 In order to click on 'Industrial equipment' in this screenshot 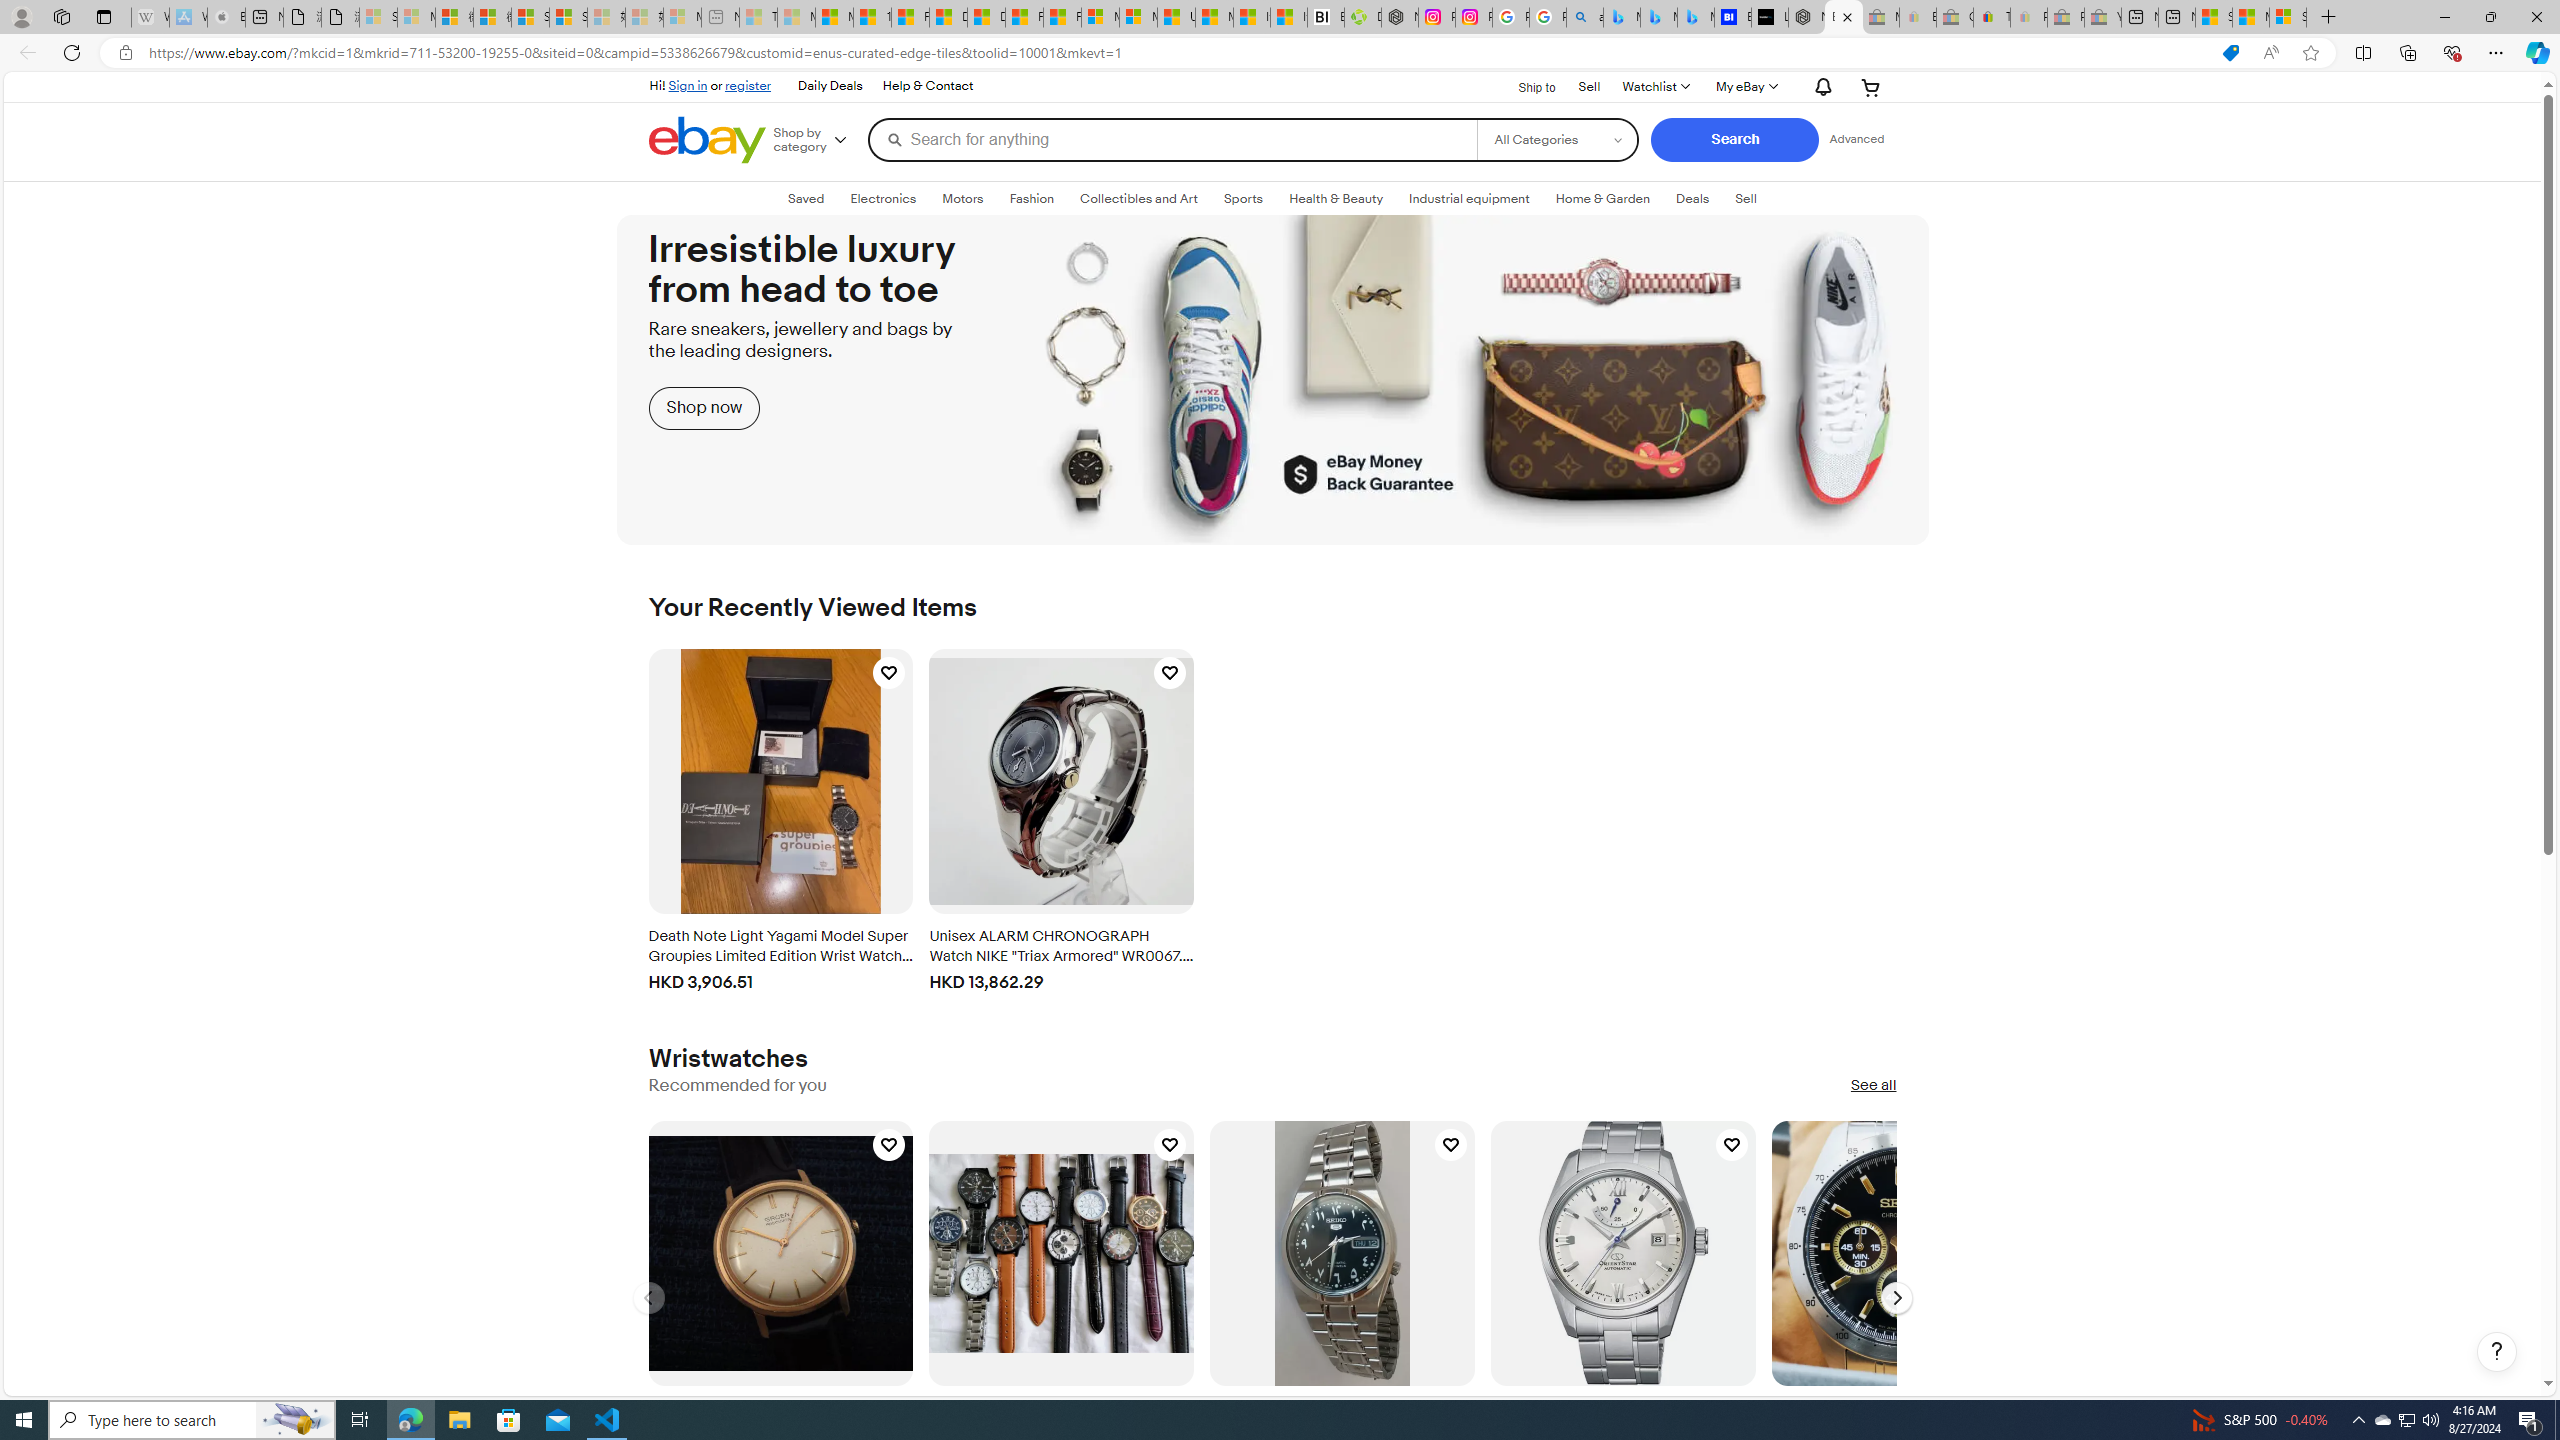, I will do `click(1468, 199)`.